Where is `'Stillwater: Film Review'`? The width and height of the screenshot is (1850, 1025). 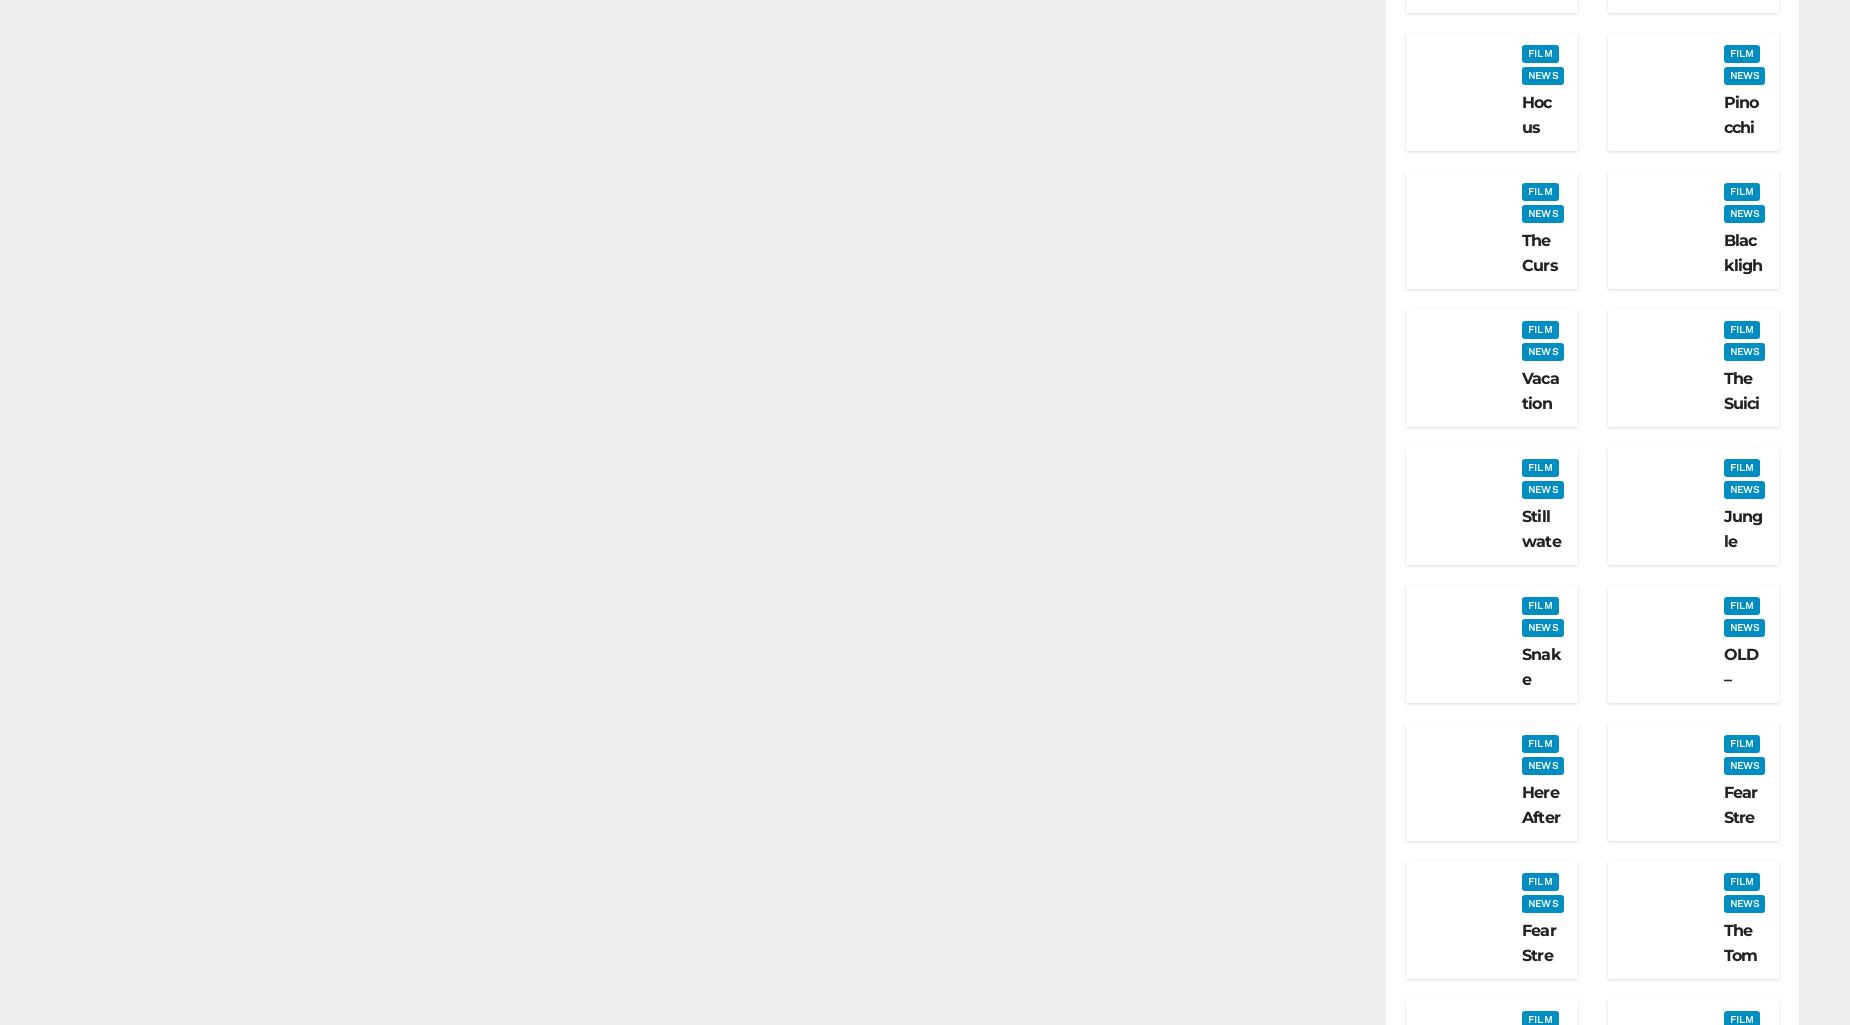
'Stillwater: Film Review' is located at coordinates (1541, 579).